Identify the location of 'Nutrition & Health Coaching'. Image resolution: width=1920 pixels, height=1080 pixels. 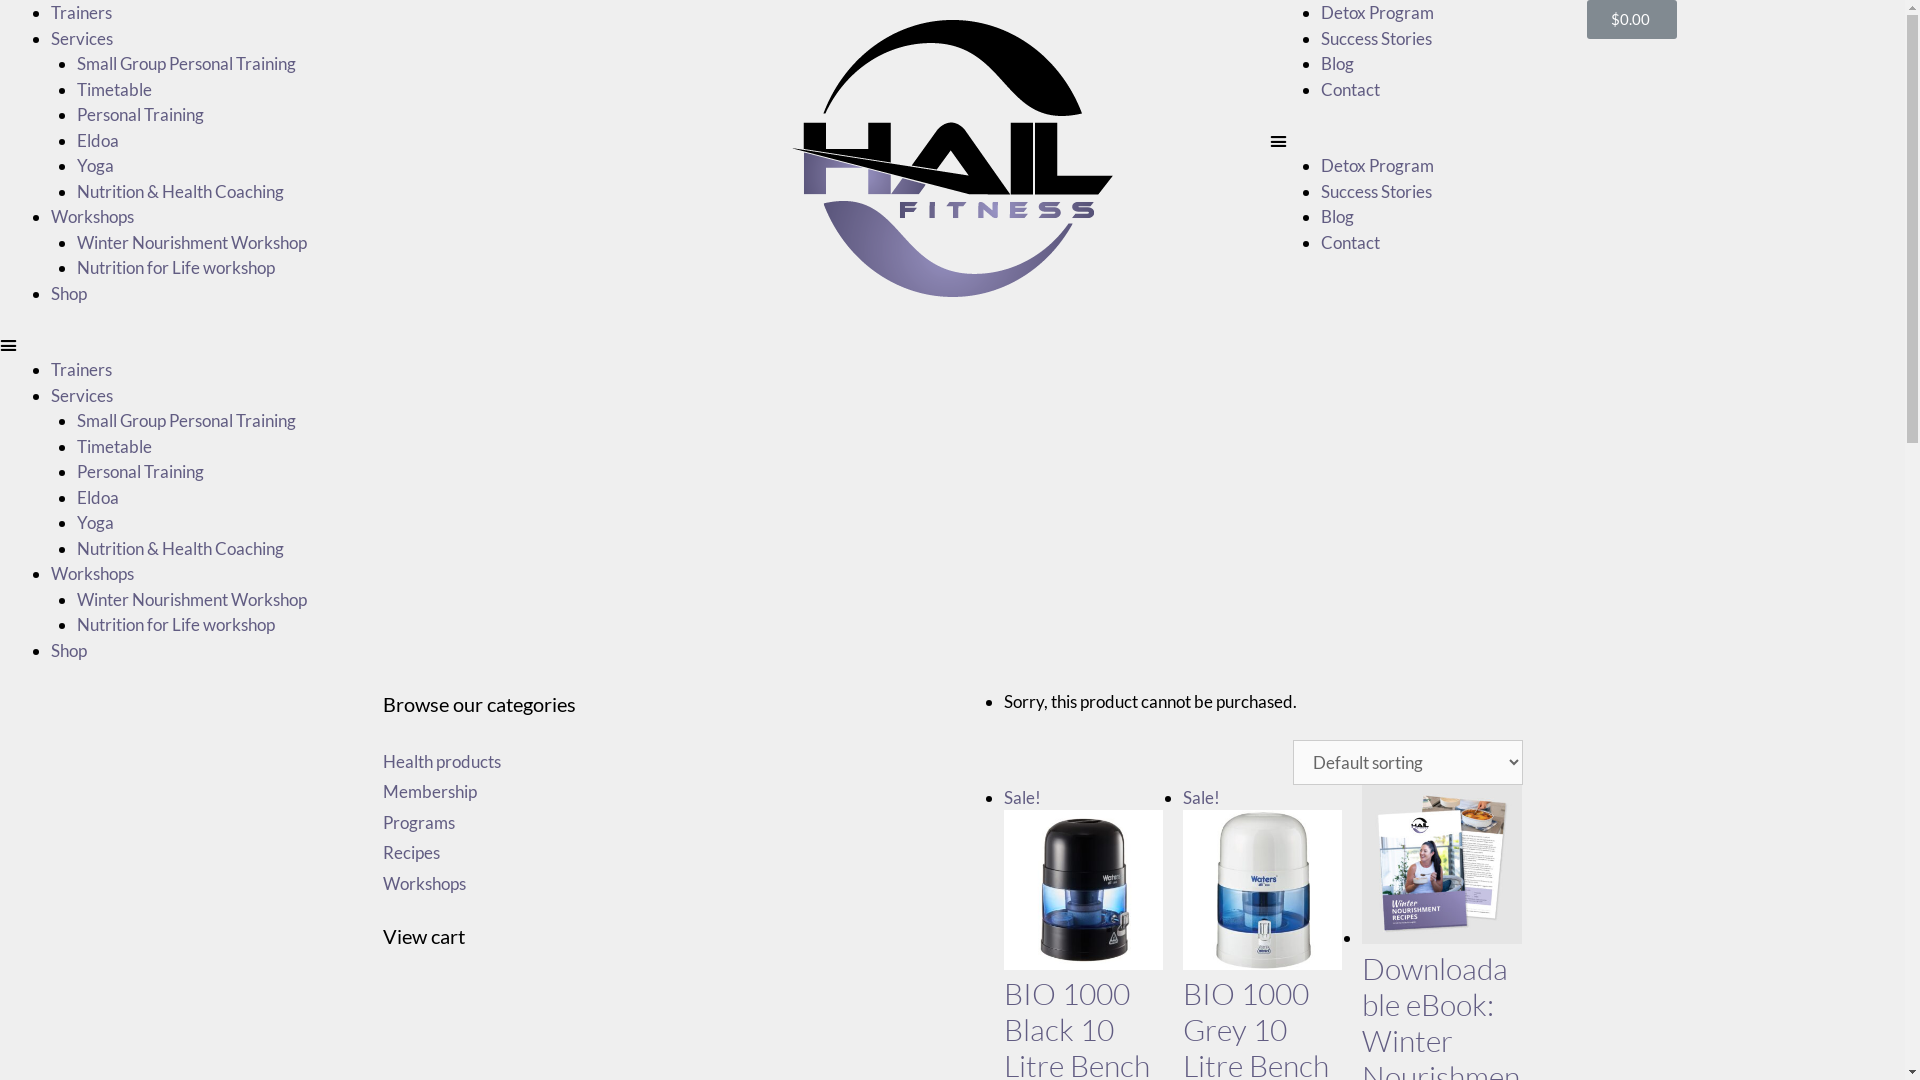
(179, 190).